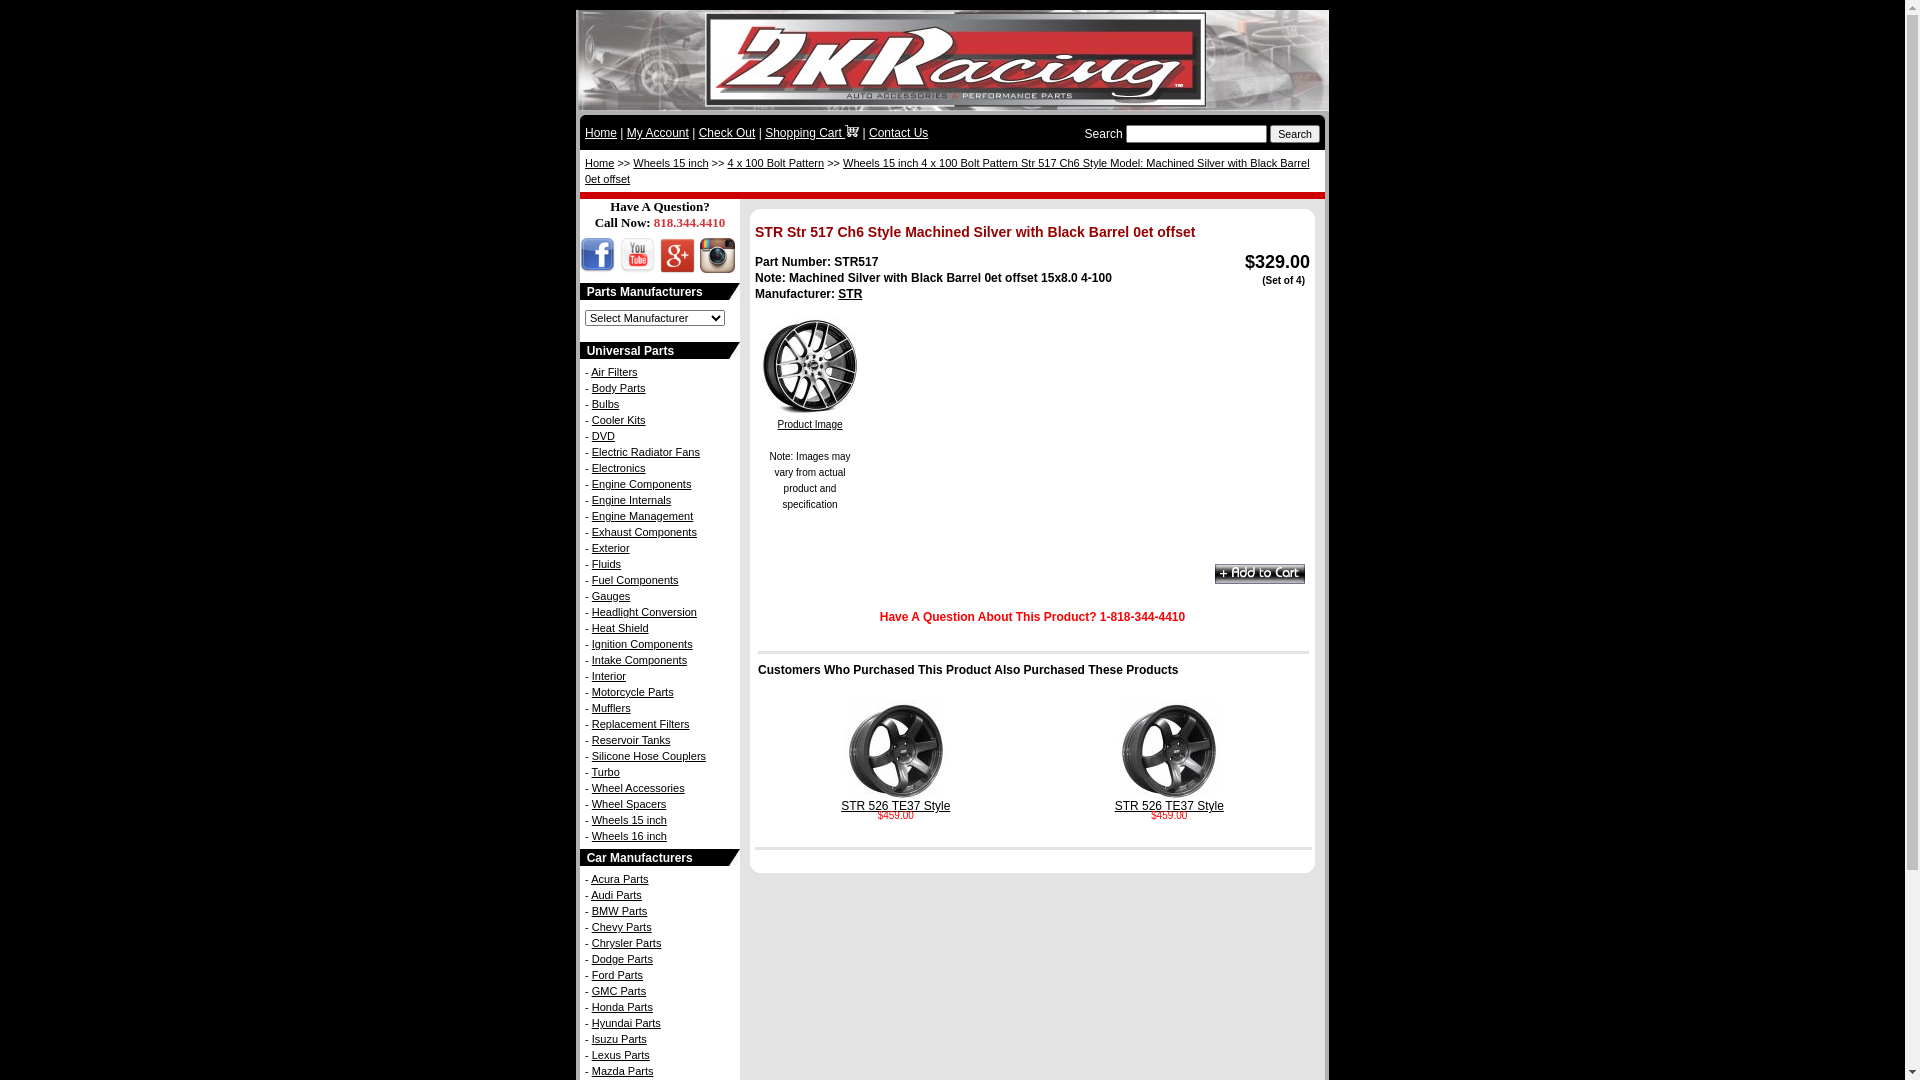 This screenshot has width=1920, height=1080. I want to click on 'Body Parts', so click(618, 388).